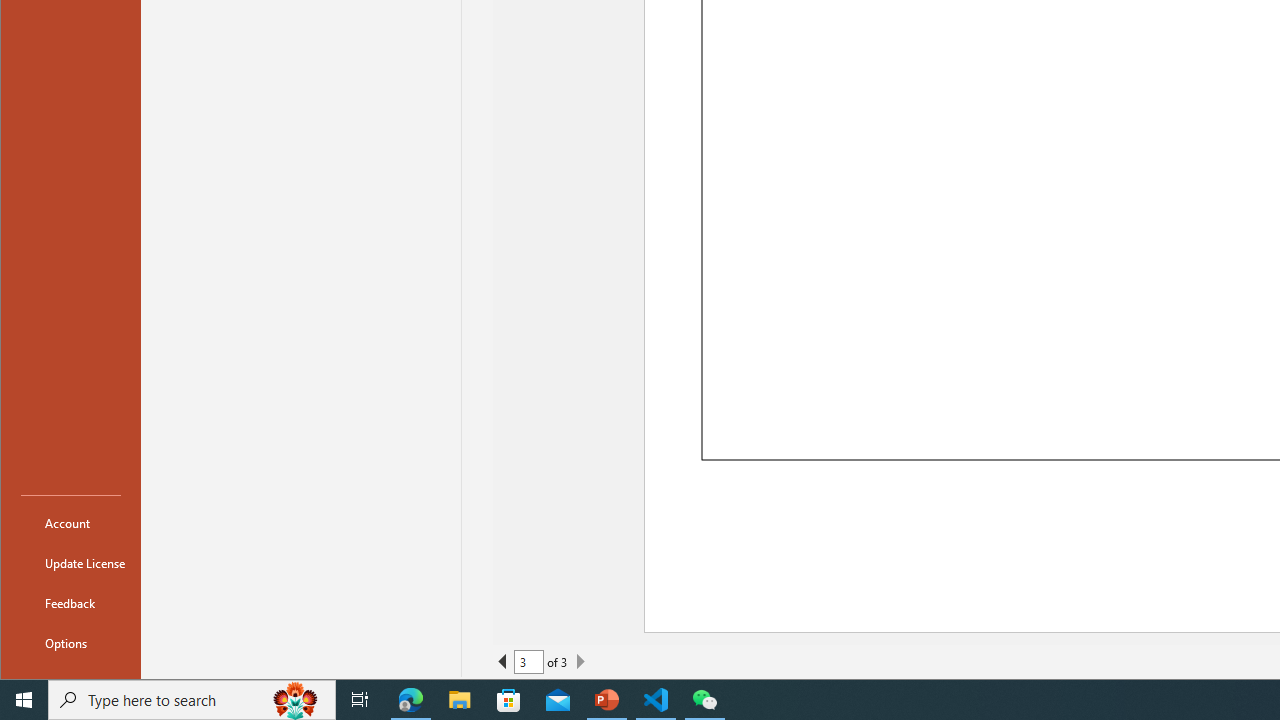  I want to click on 'Feedback', so click(71, 602).